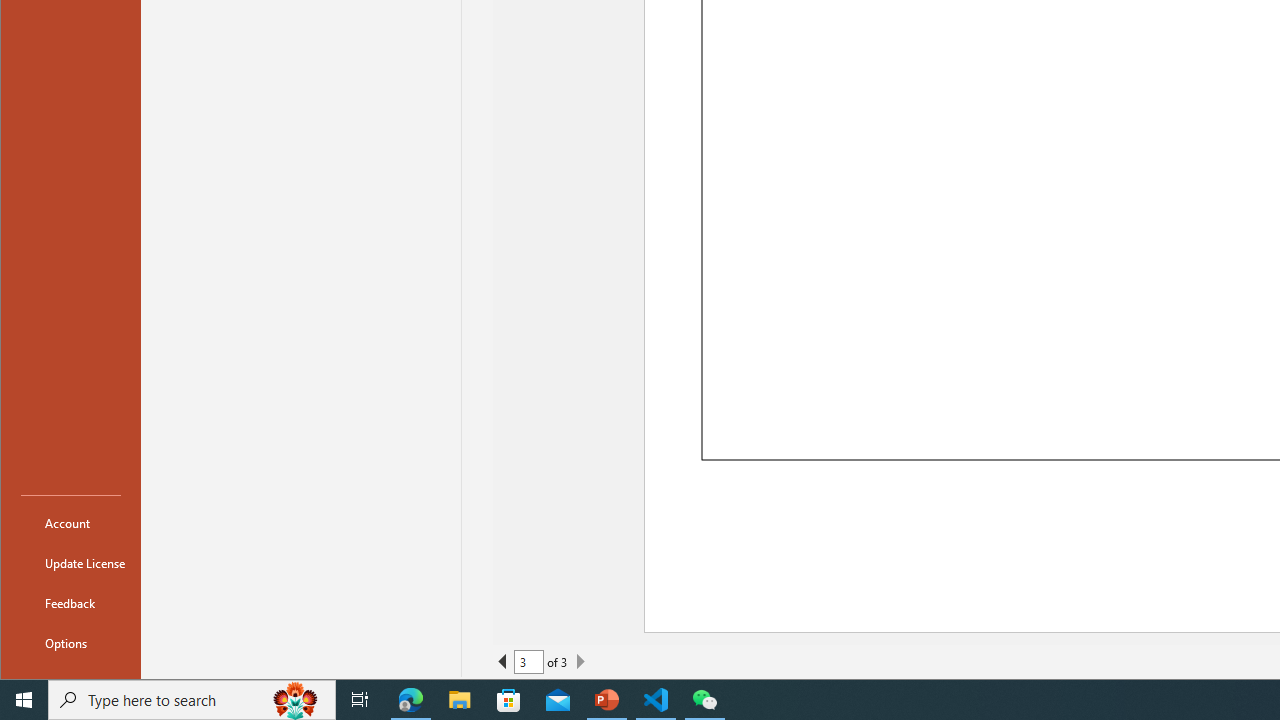  I want to click on 'Feedback', so click(71, 602).